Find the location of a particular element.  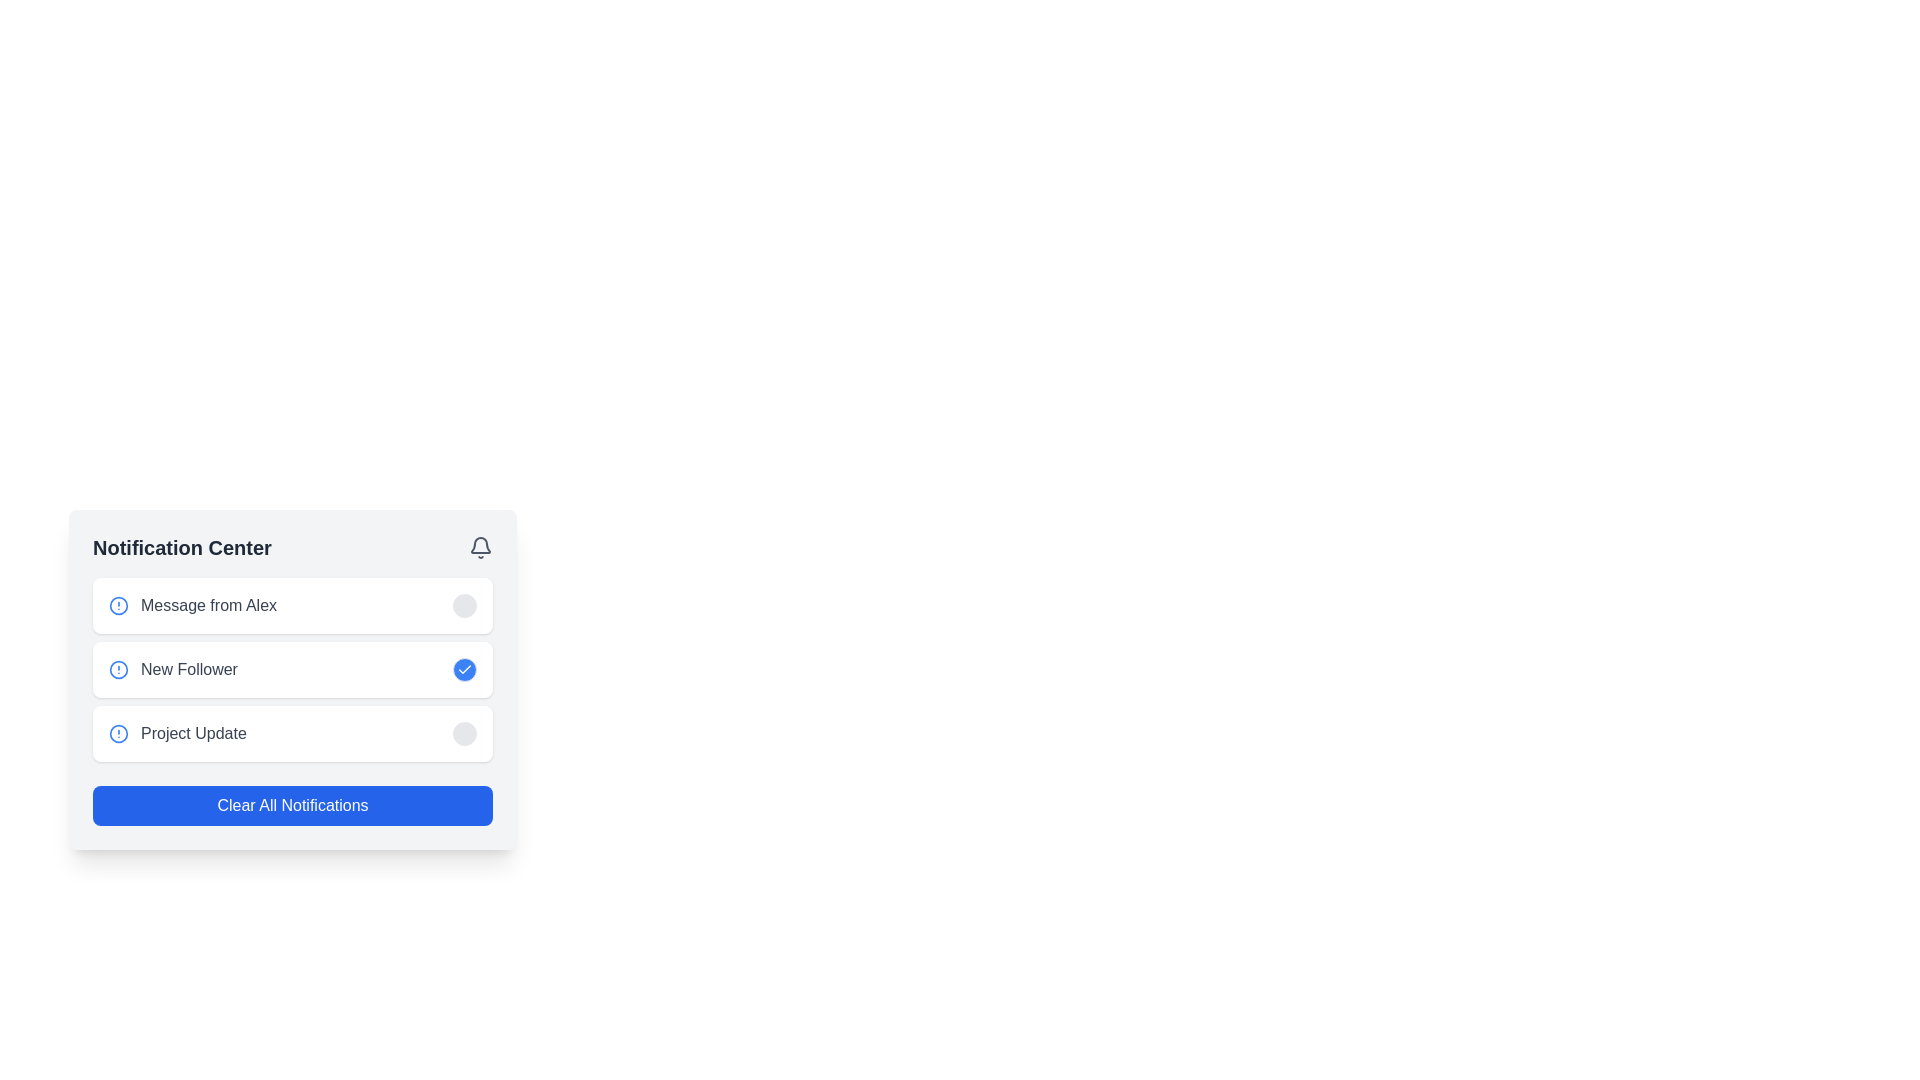

the solid blue circle in the alert icon representing a 'New Follower' notification is located at coordinates (118, 670).